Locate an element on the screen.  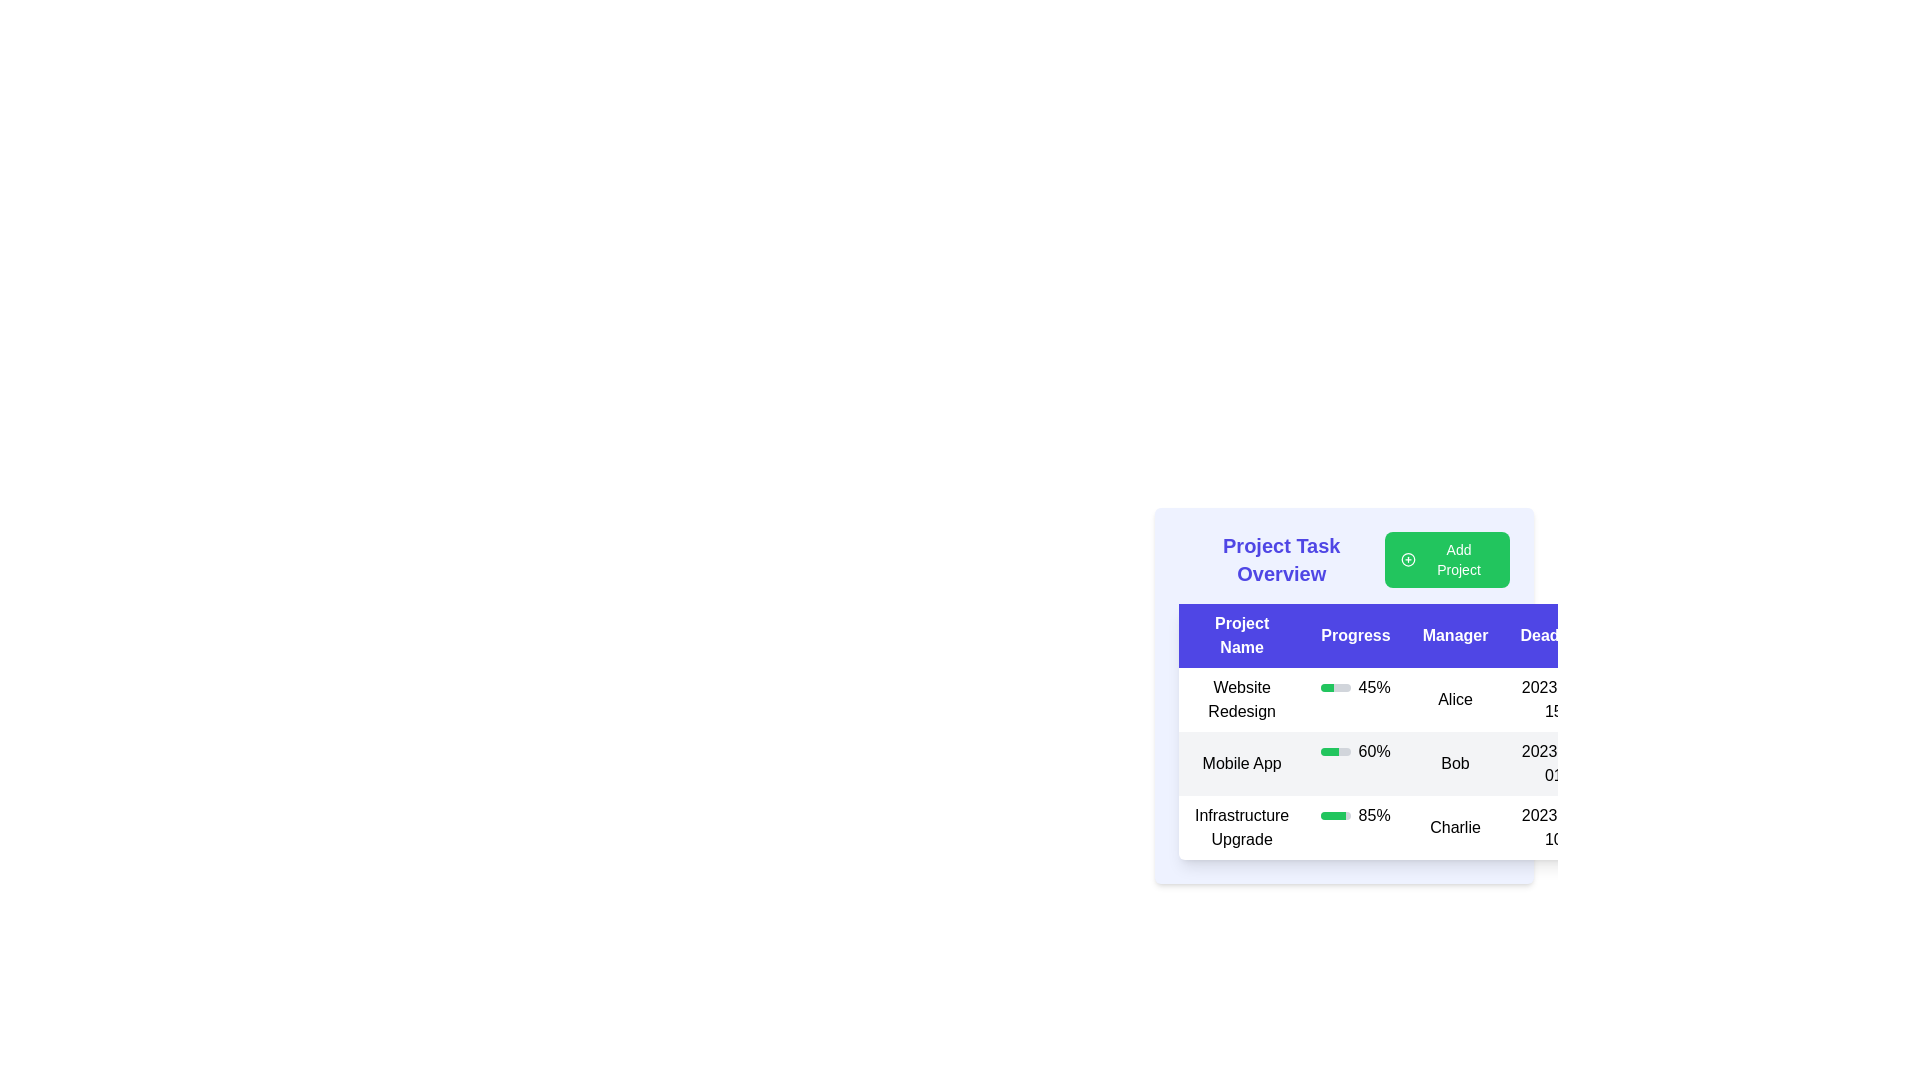
progress value of the 'Website Redesign' project, which is visually represented as 45% complete in the Progress indicator located in the first row of the table is located at coordinates (1355, 686).